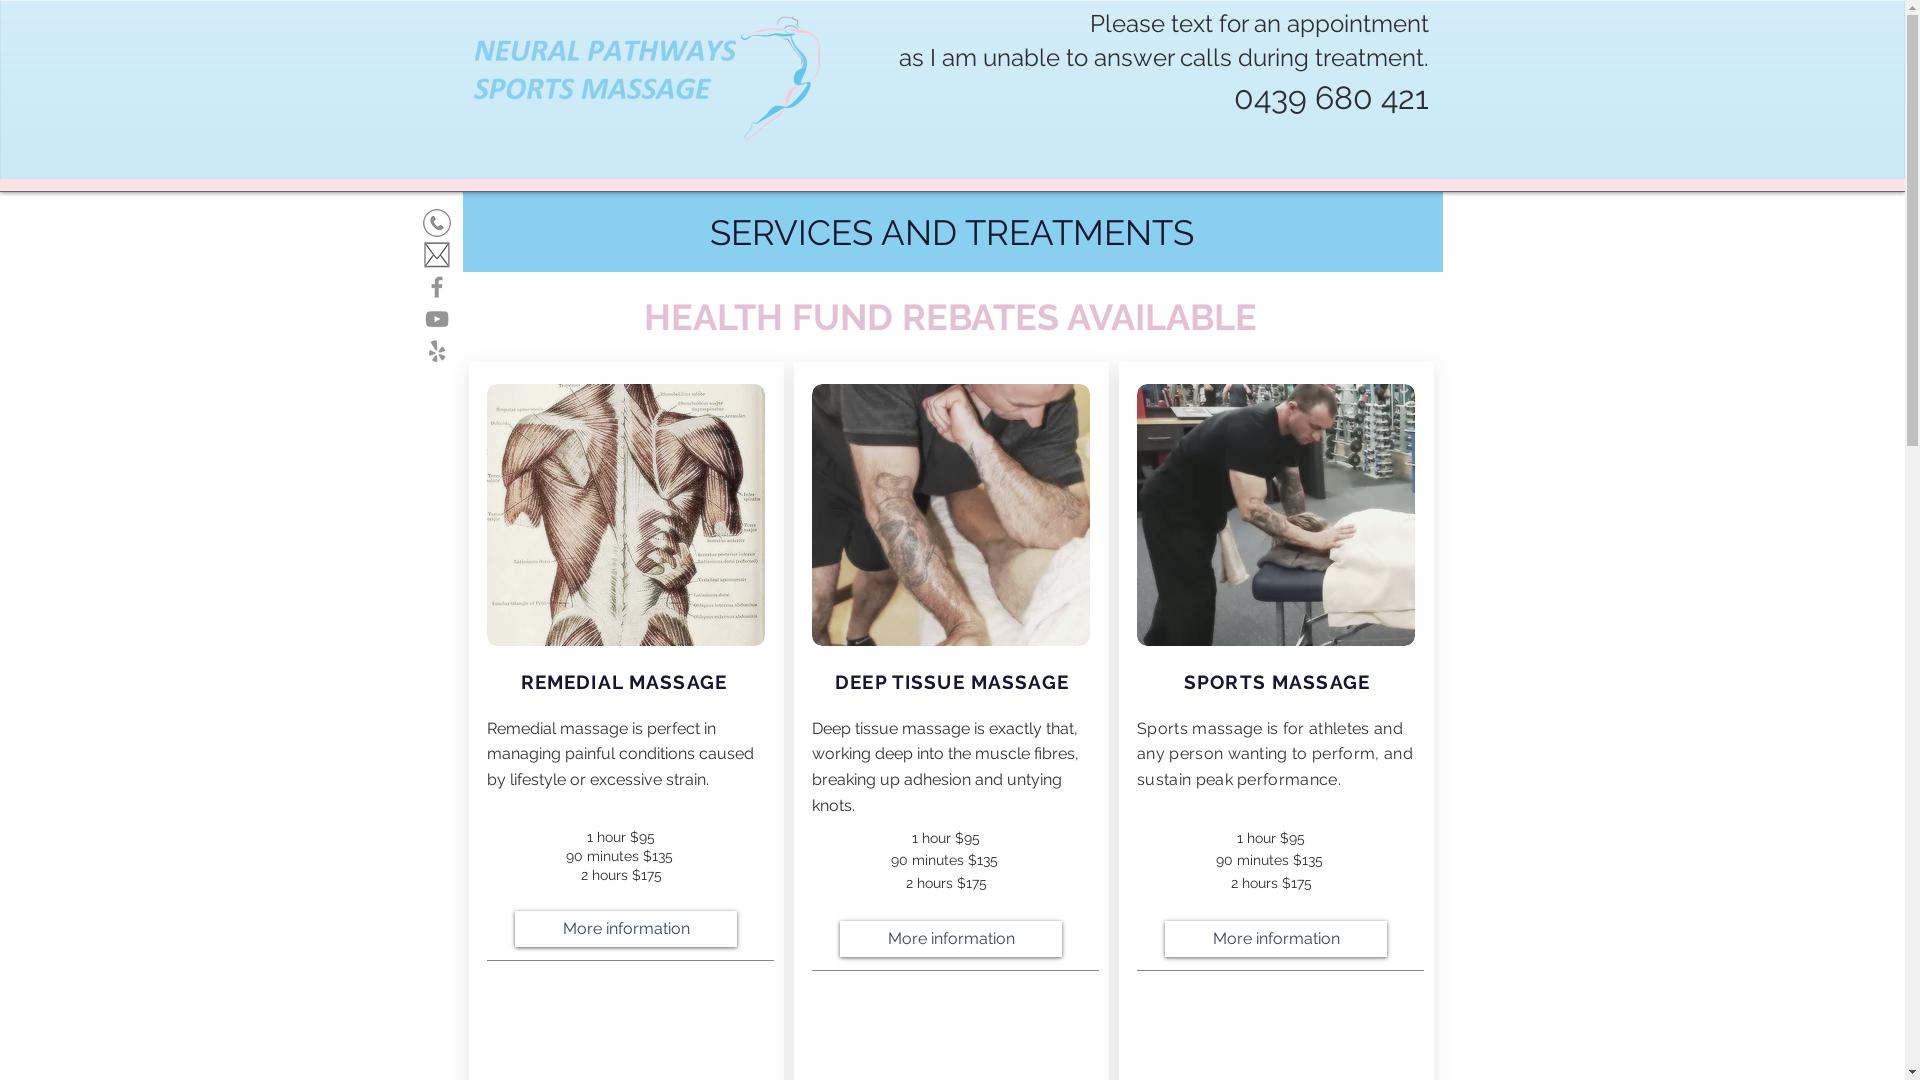 Image resolution: width=1920 pixels, height=1080 pixels. Describe the element at coordinates (626, 681) in the screenshot. I see `'REMEDIAL MASSAGE '` at that location.